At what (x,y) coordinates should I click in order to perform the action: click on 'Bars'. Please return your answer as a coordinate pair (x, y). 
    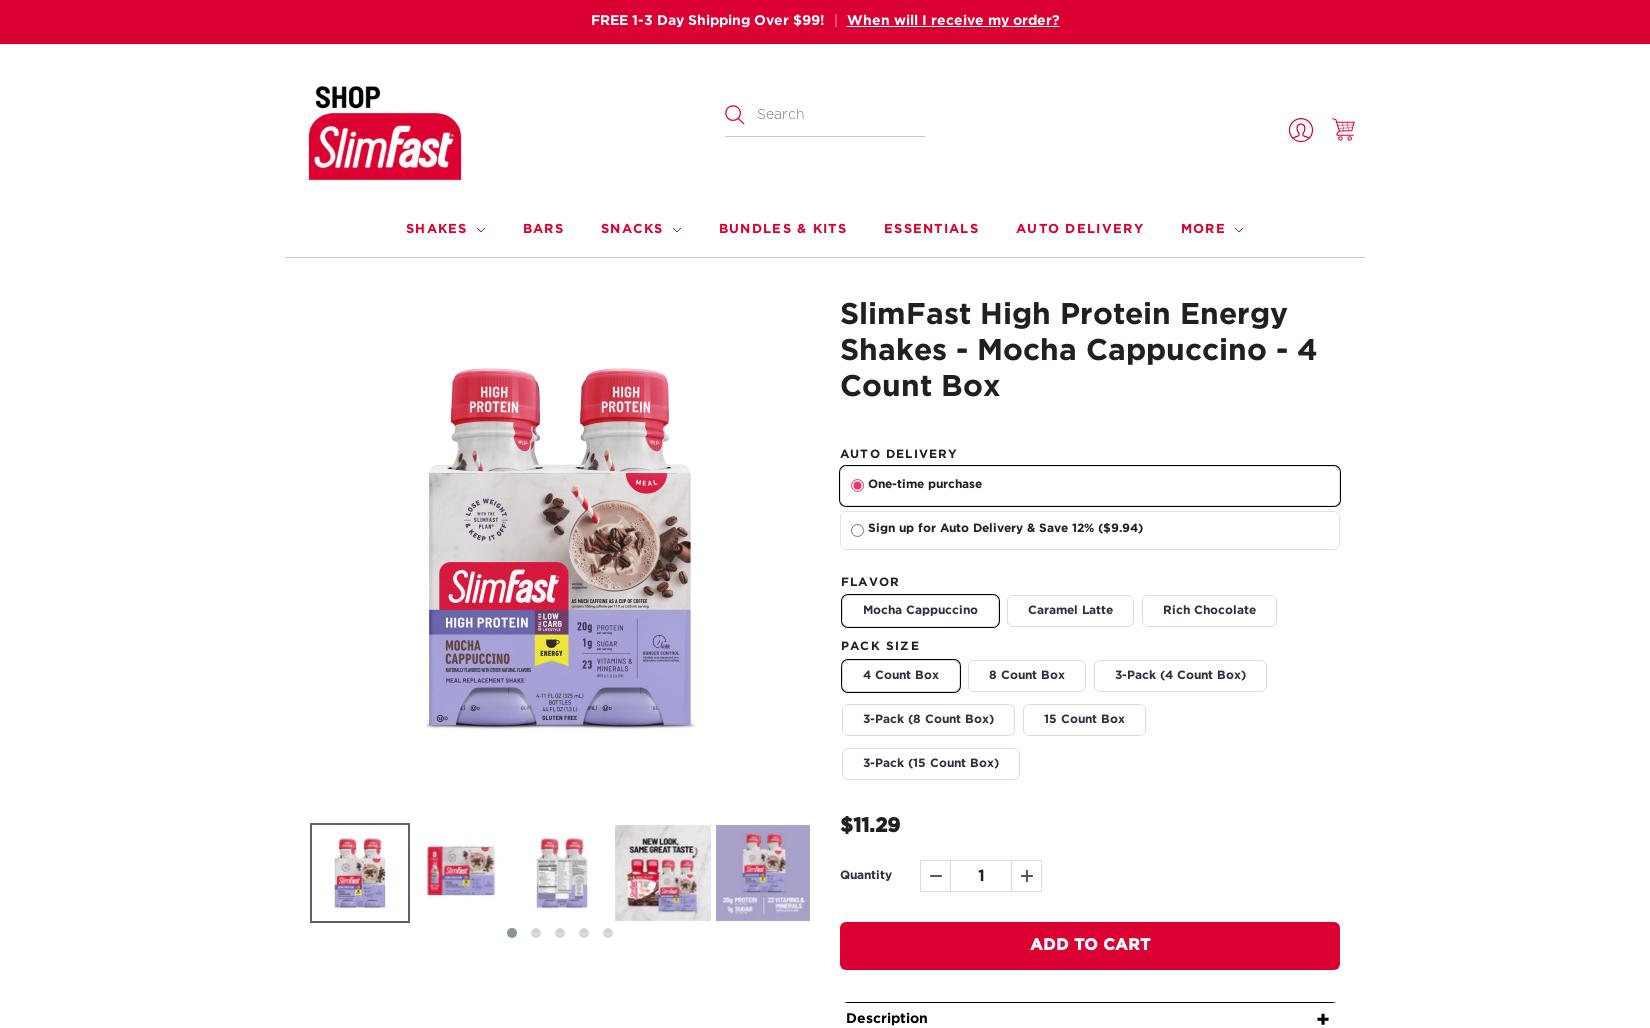
    Looking at the image, I should click on (541, 227).